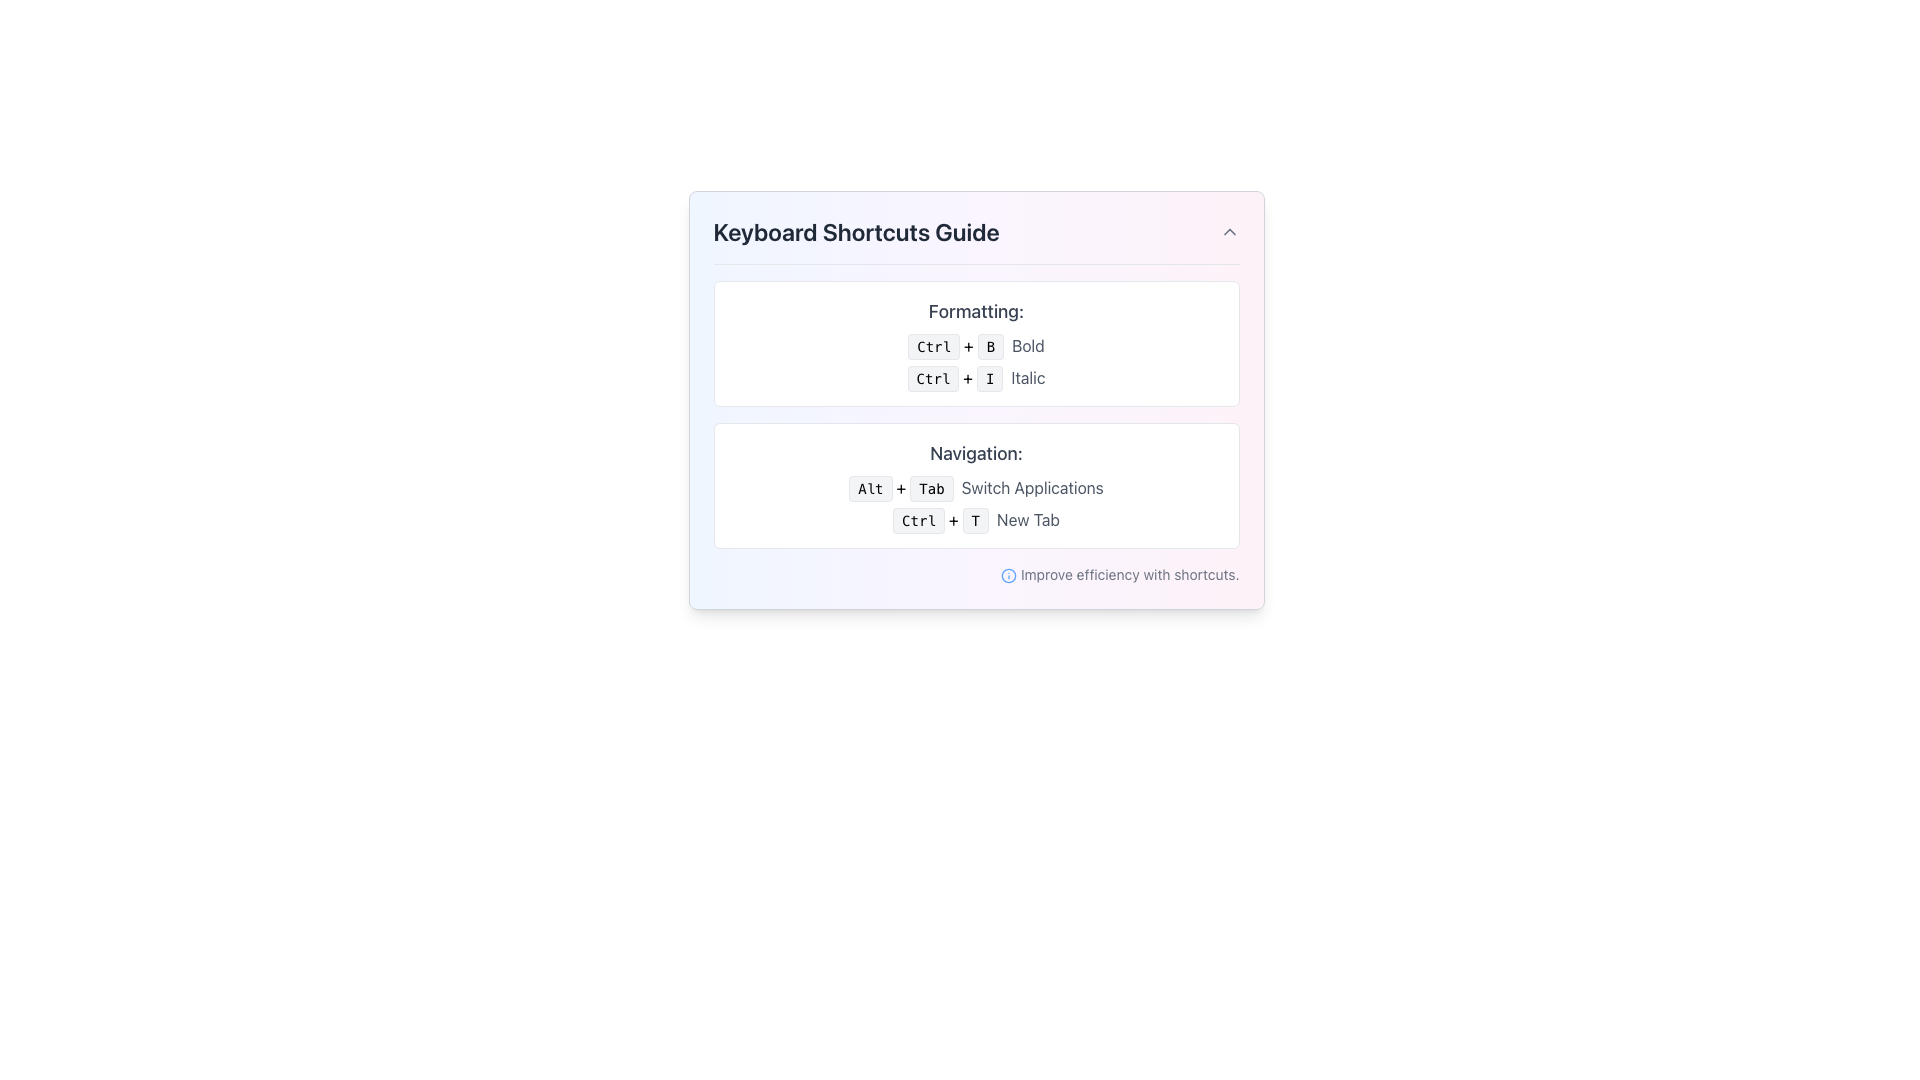 The width and height of the screenshot is (1920, 1080). I want to click on the keyboard shortcut label displaying 'Ctrl + T New Tab', which is the second entry under the 'Navigation' section of the keyboard shortcut guide, so click(976, 519).